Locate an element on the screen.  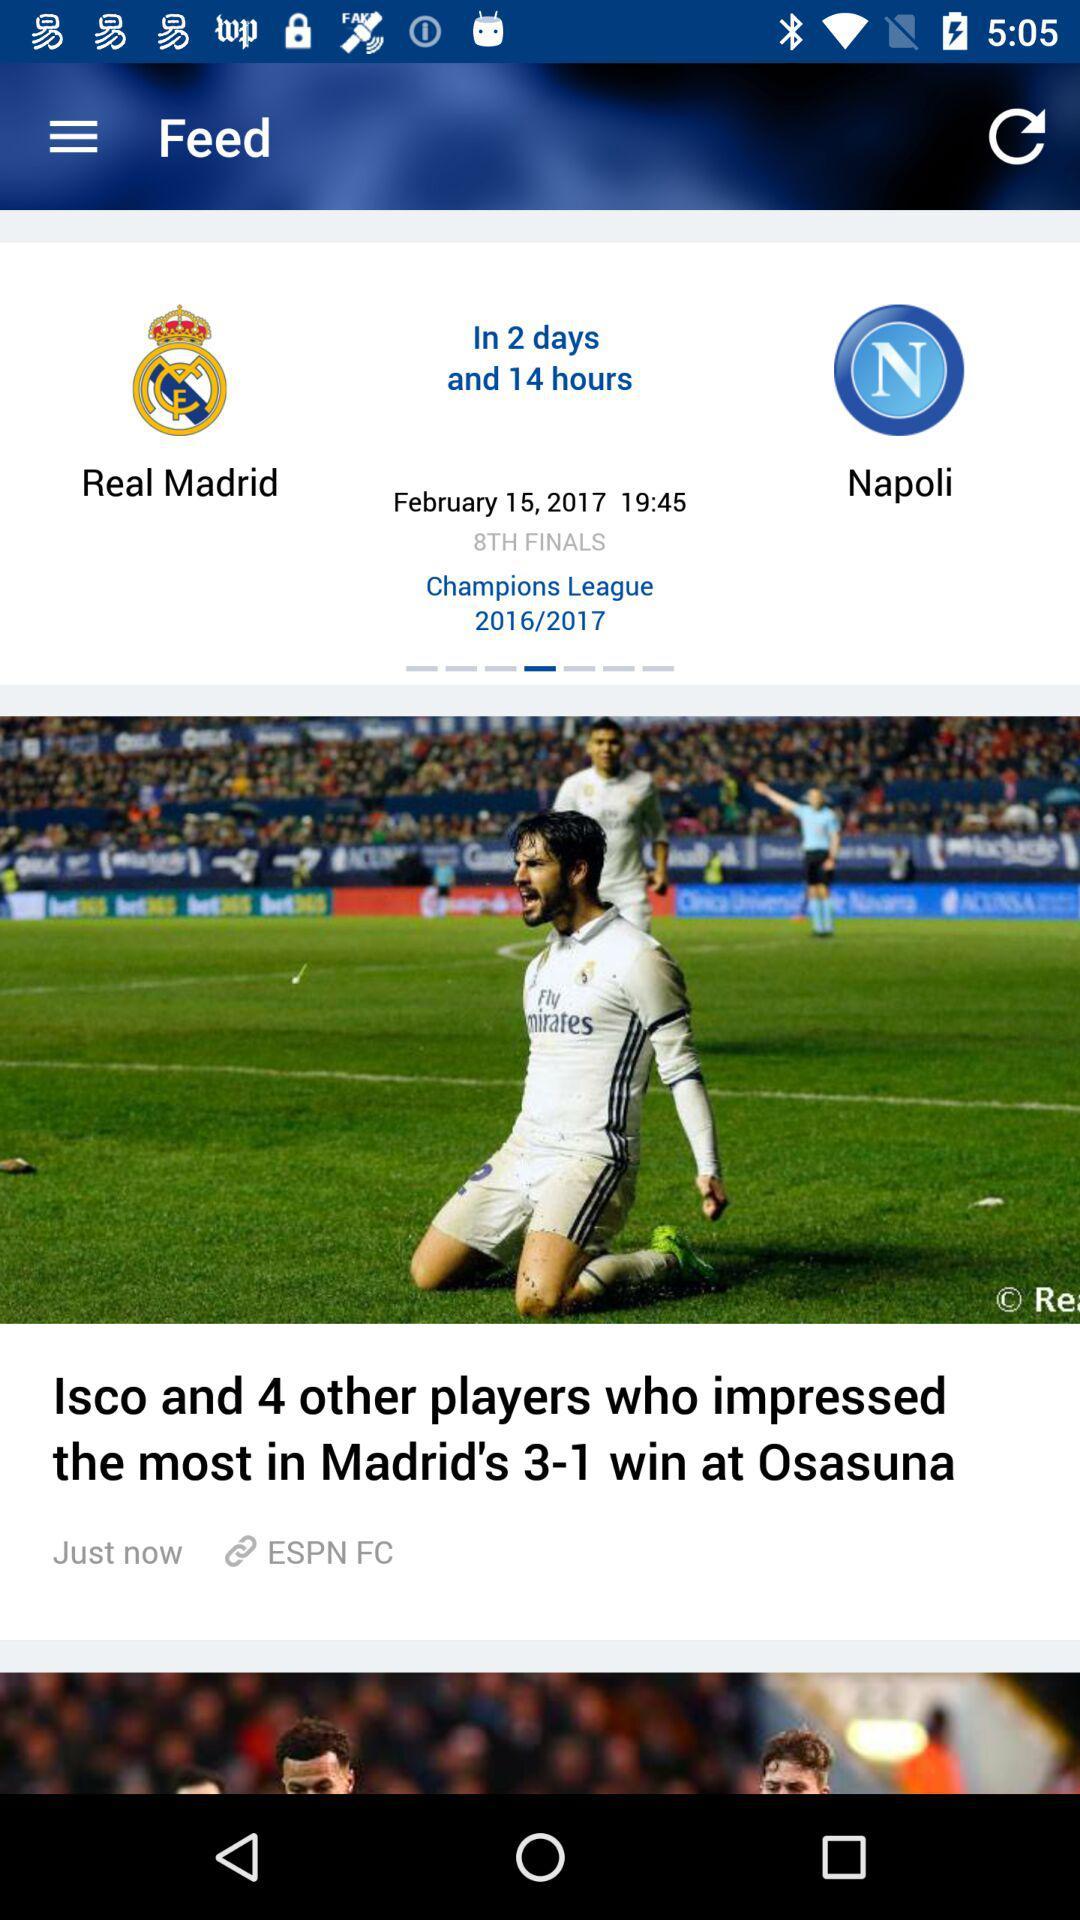
app to the right of the feed item is located at coordinates (1017, 135).